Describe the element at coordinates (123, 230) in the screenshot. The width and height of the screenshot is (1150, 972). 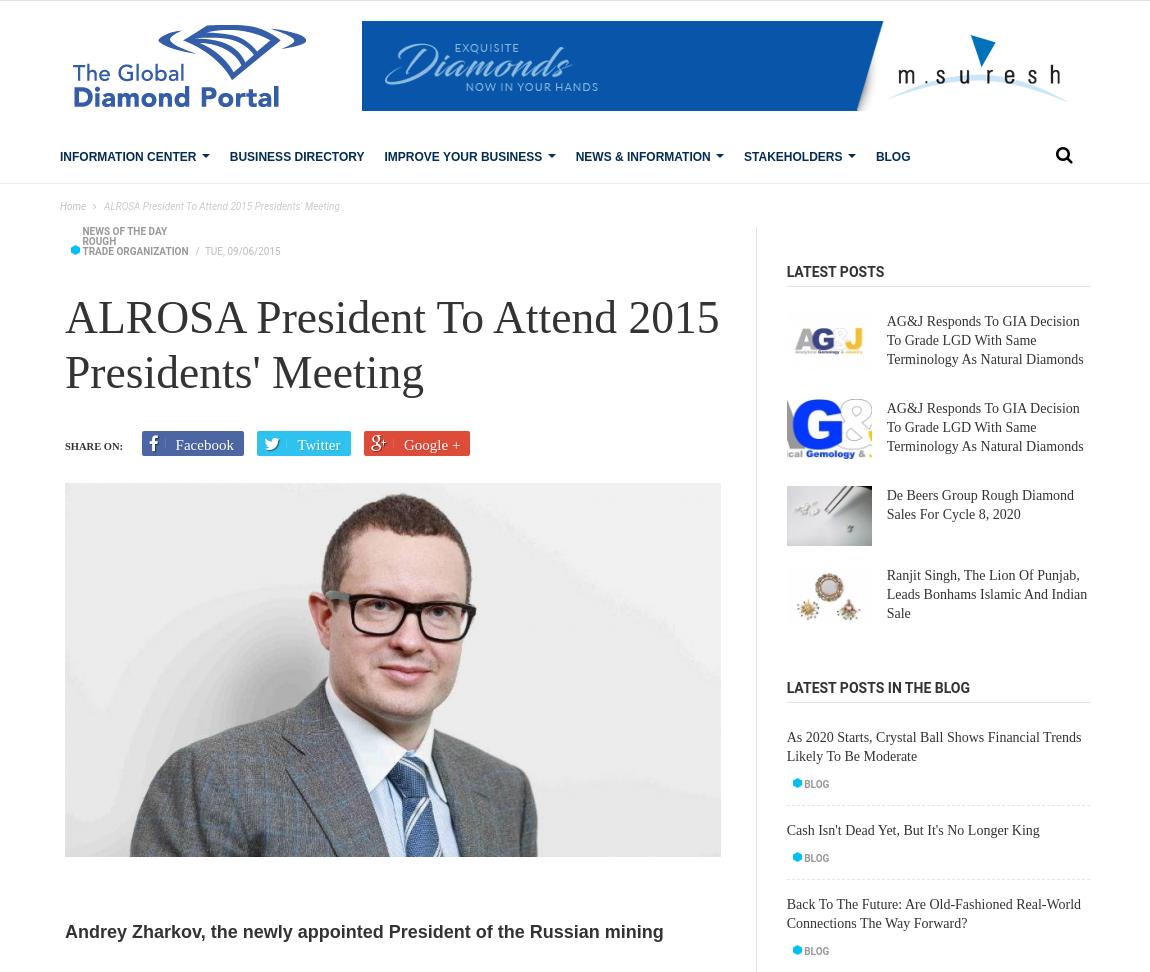
I see `'News of the day'` at that location.